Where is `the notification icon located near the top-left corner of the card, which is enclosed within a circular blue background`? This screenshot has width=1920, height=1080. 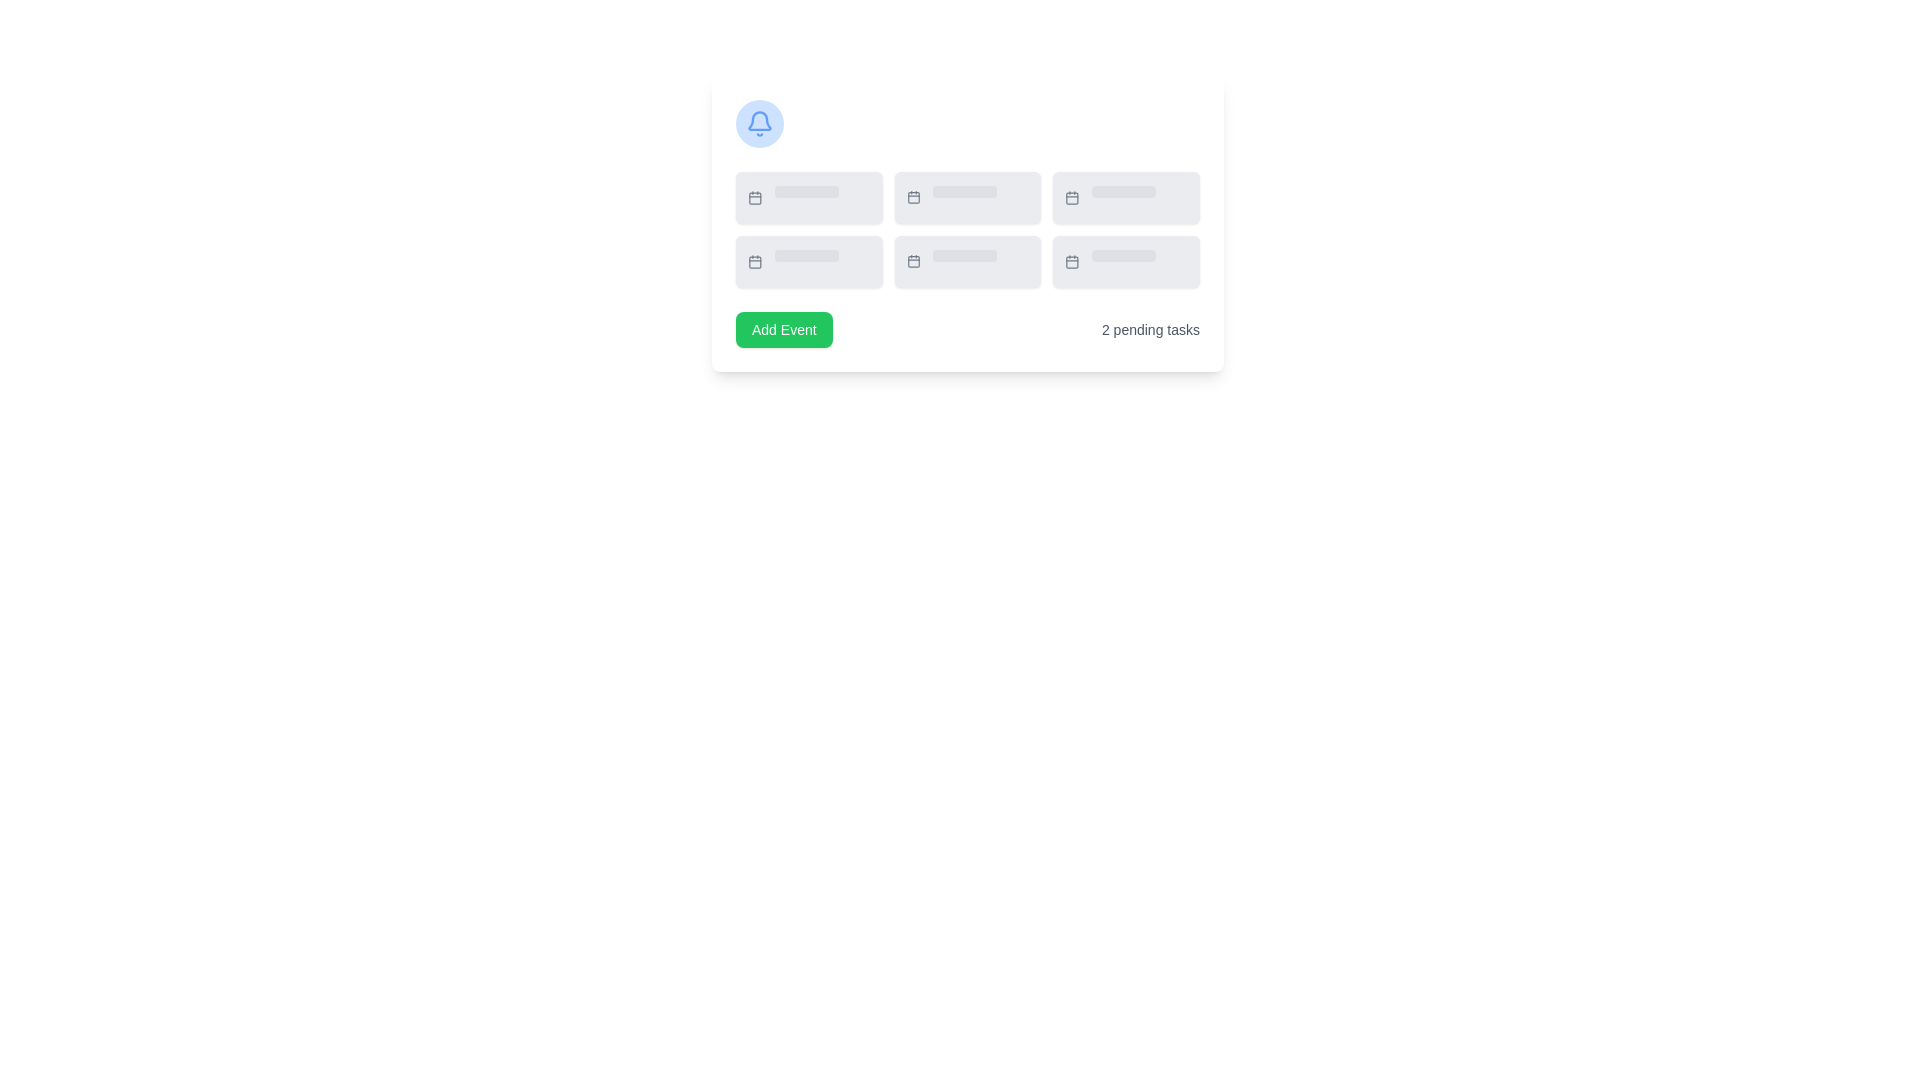
the notification icon located near the top-left corner of the card, which is enclosed within a circular blue background is located at coordinates (758, 123).